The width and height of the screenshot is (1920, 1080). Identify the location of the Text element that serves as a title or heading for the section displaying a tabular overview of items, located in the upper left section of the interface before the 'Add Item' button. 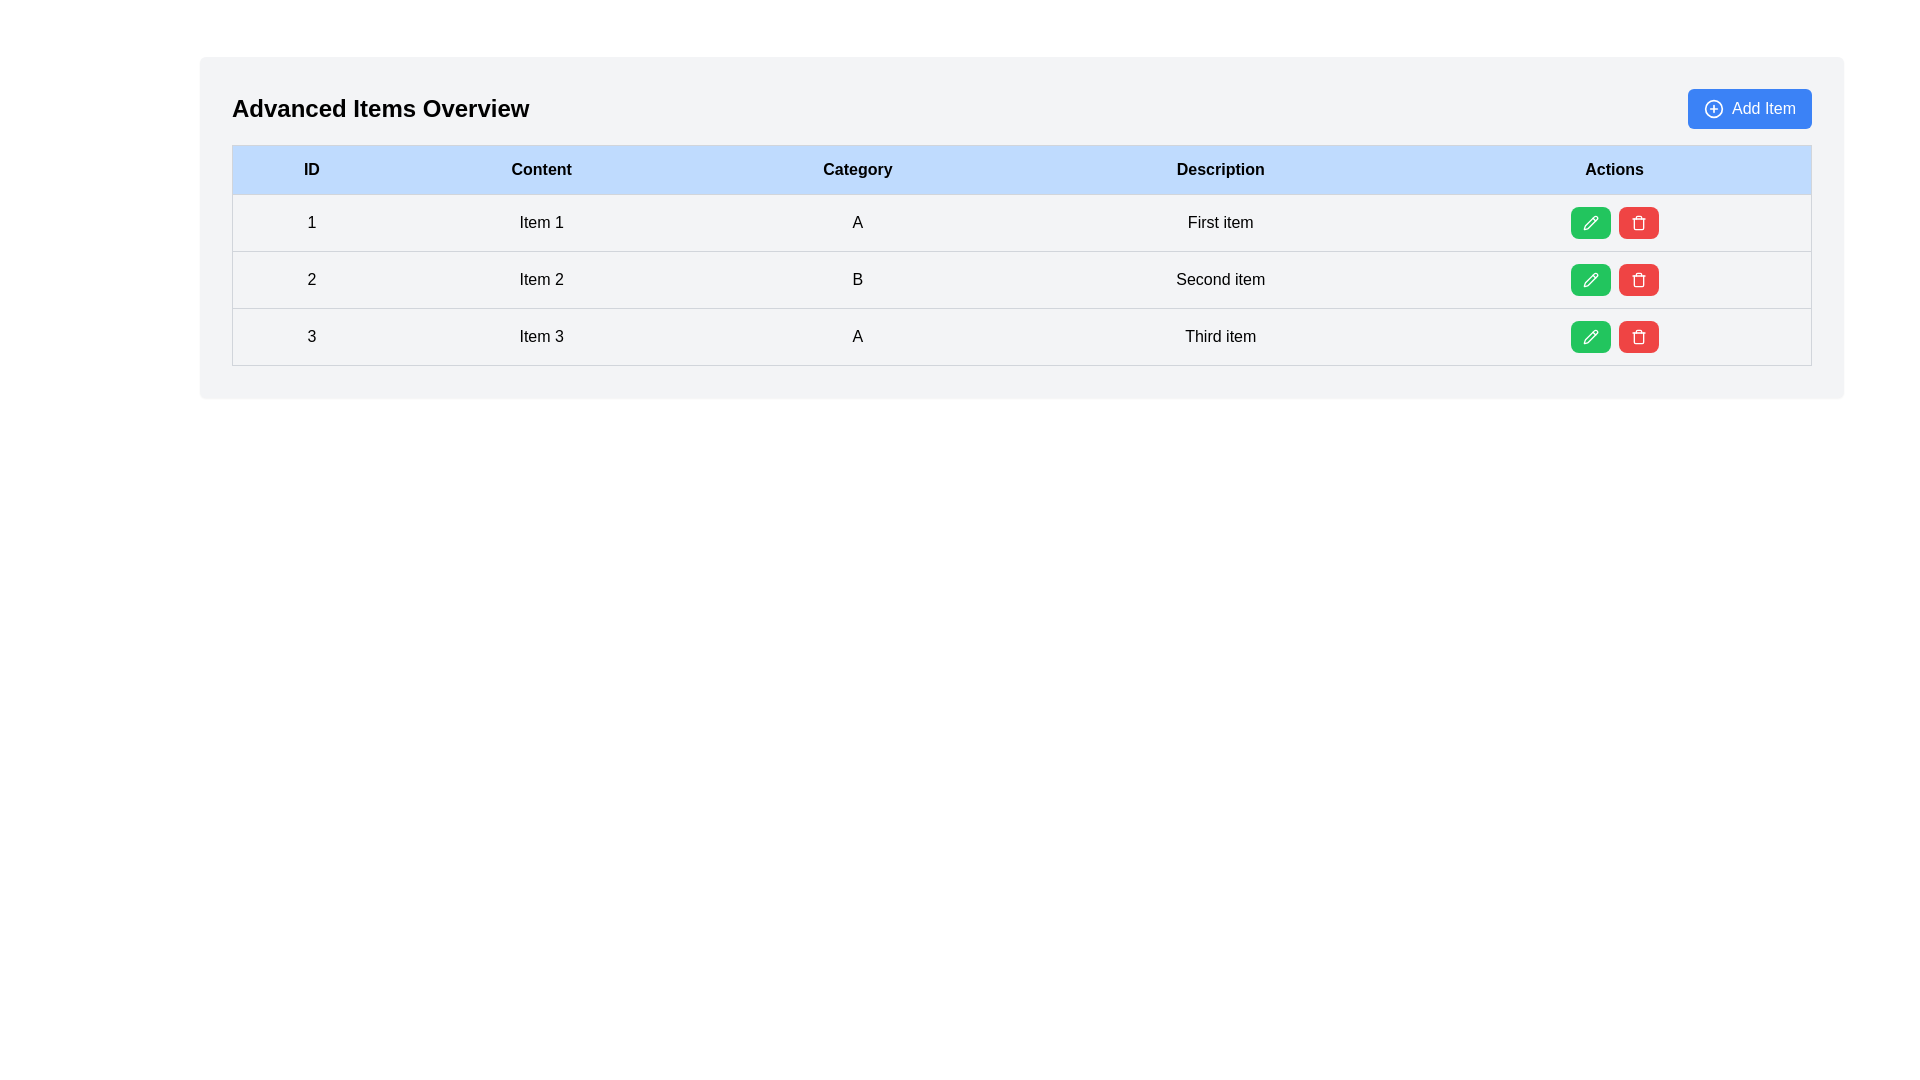
(380, 108).